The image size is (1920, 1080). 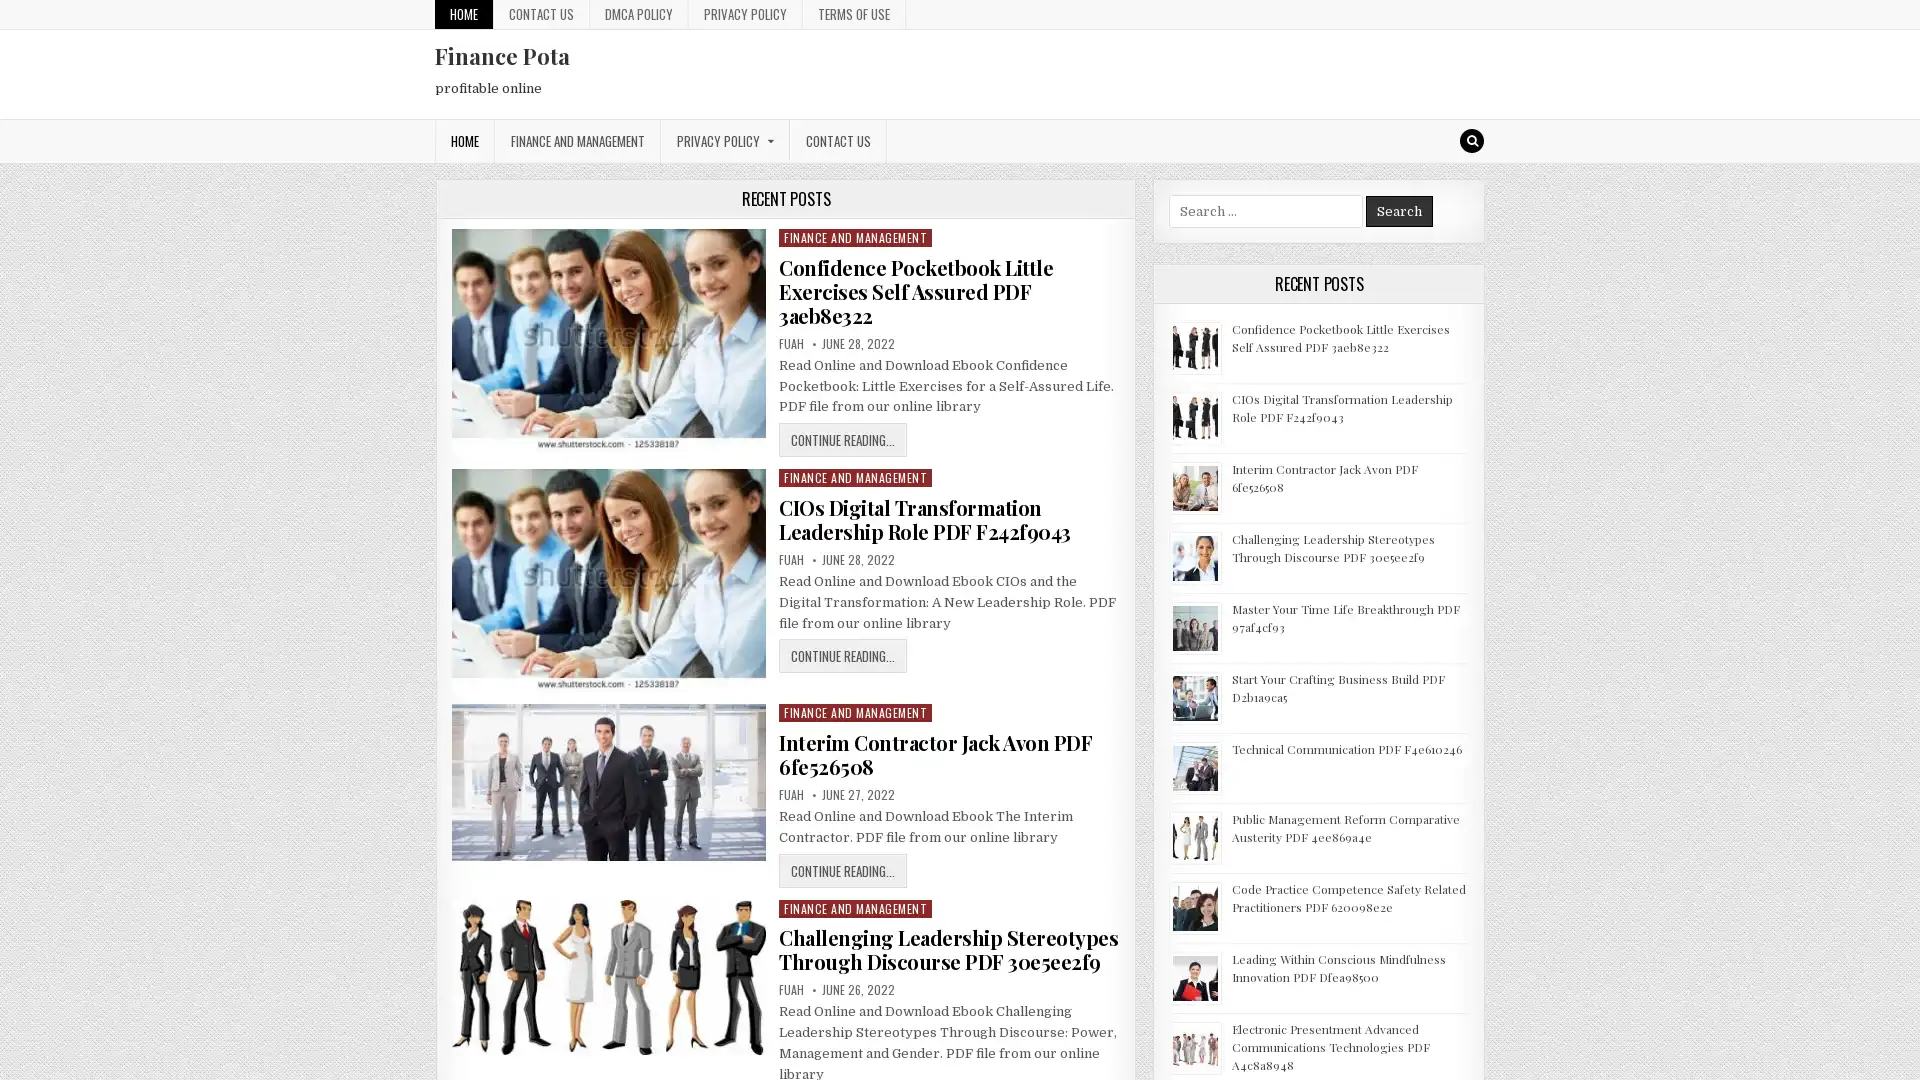 What do you see at coordinates (1398, 211) in the screenshot?
I see `Search` at bounding box center [1398, 211].